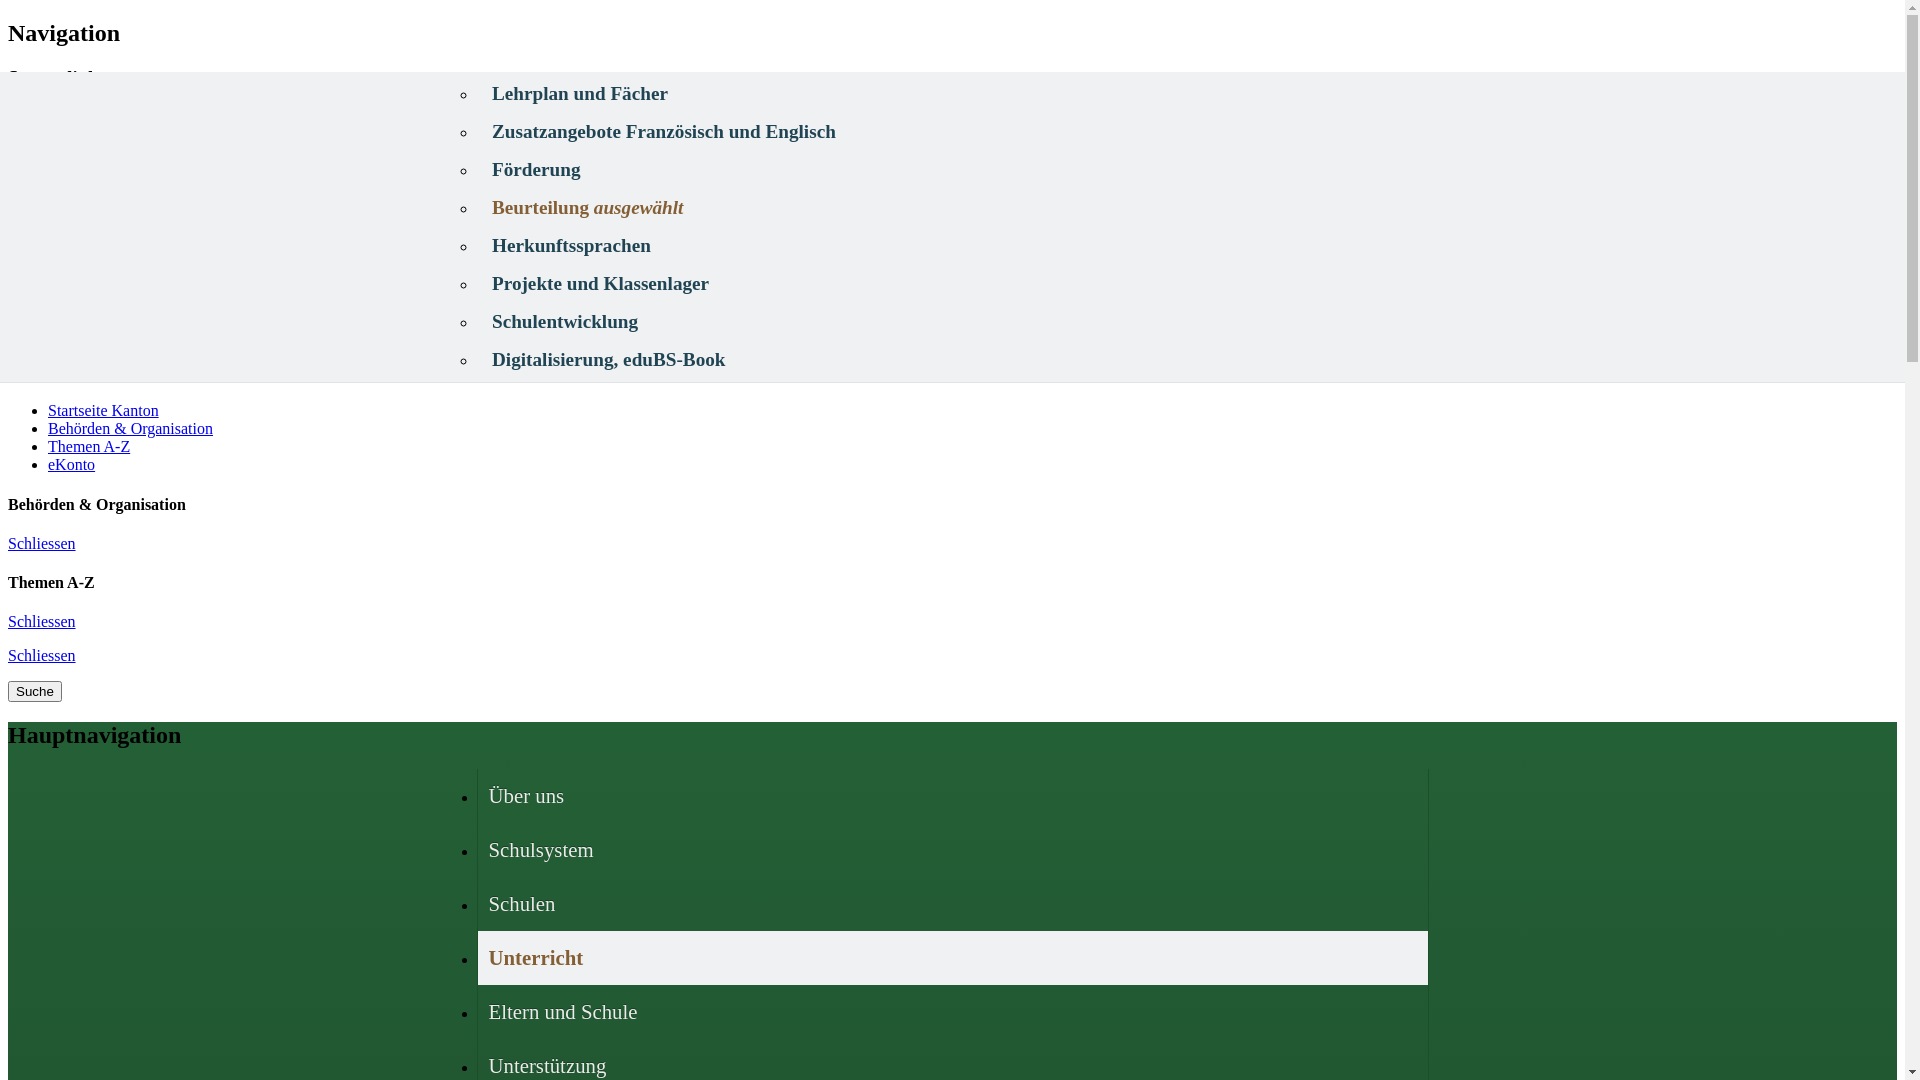  What do you see at coordinates (477, 903) in the screenshot?
I see `'Schulen'` at bounding box center [477, 903].